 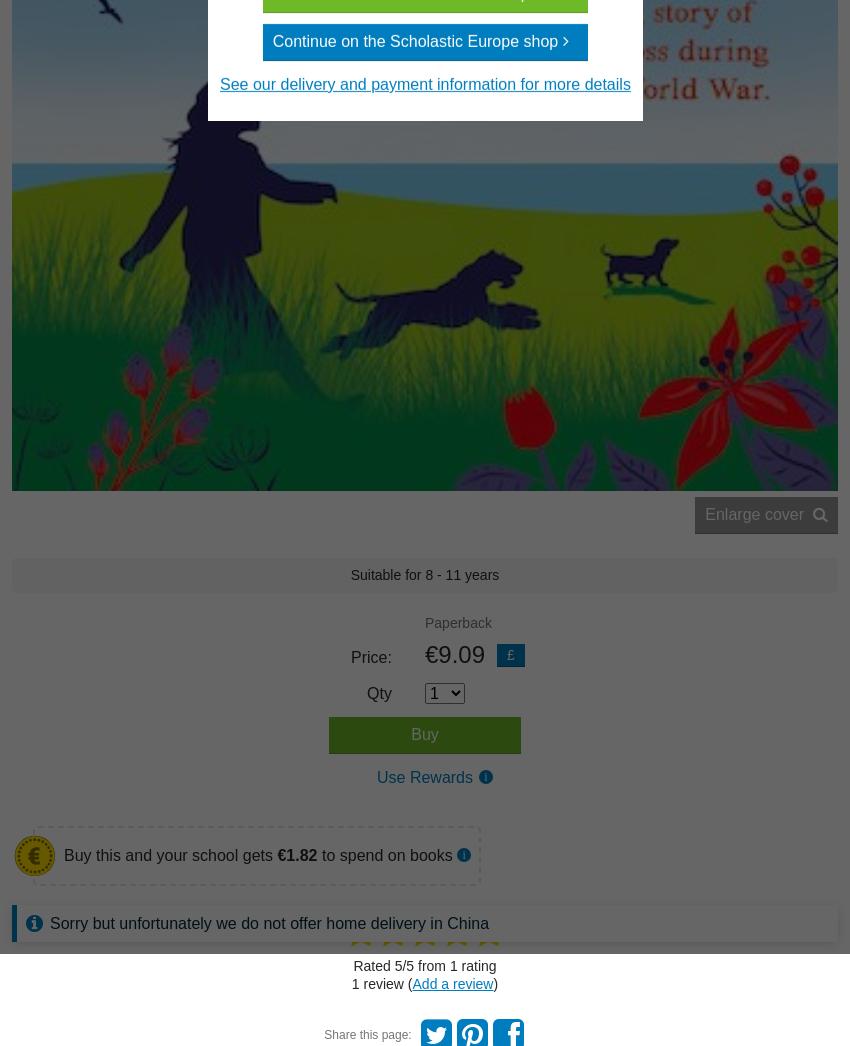 What do you see at coordinates (451, 982) in the screenshot?
I see `'Add a review'` at bounding box center [451, 982].